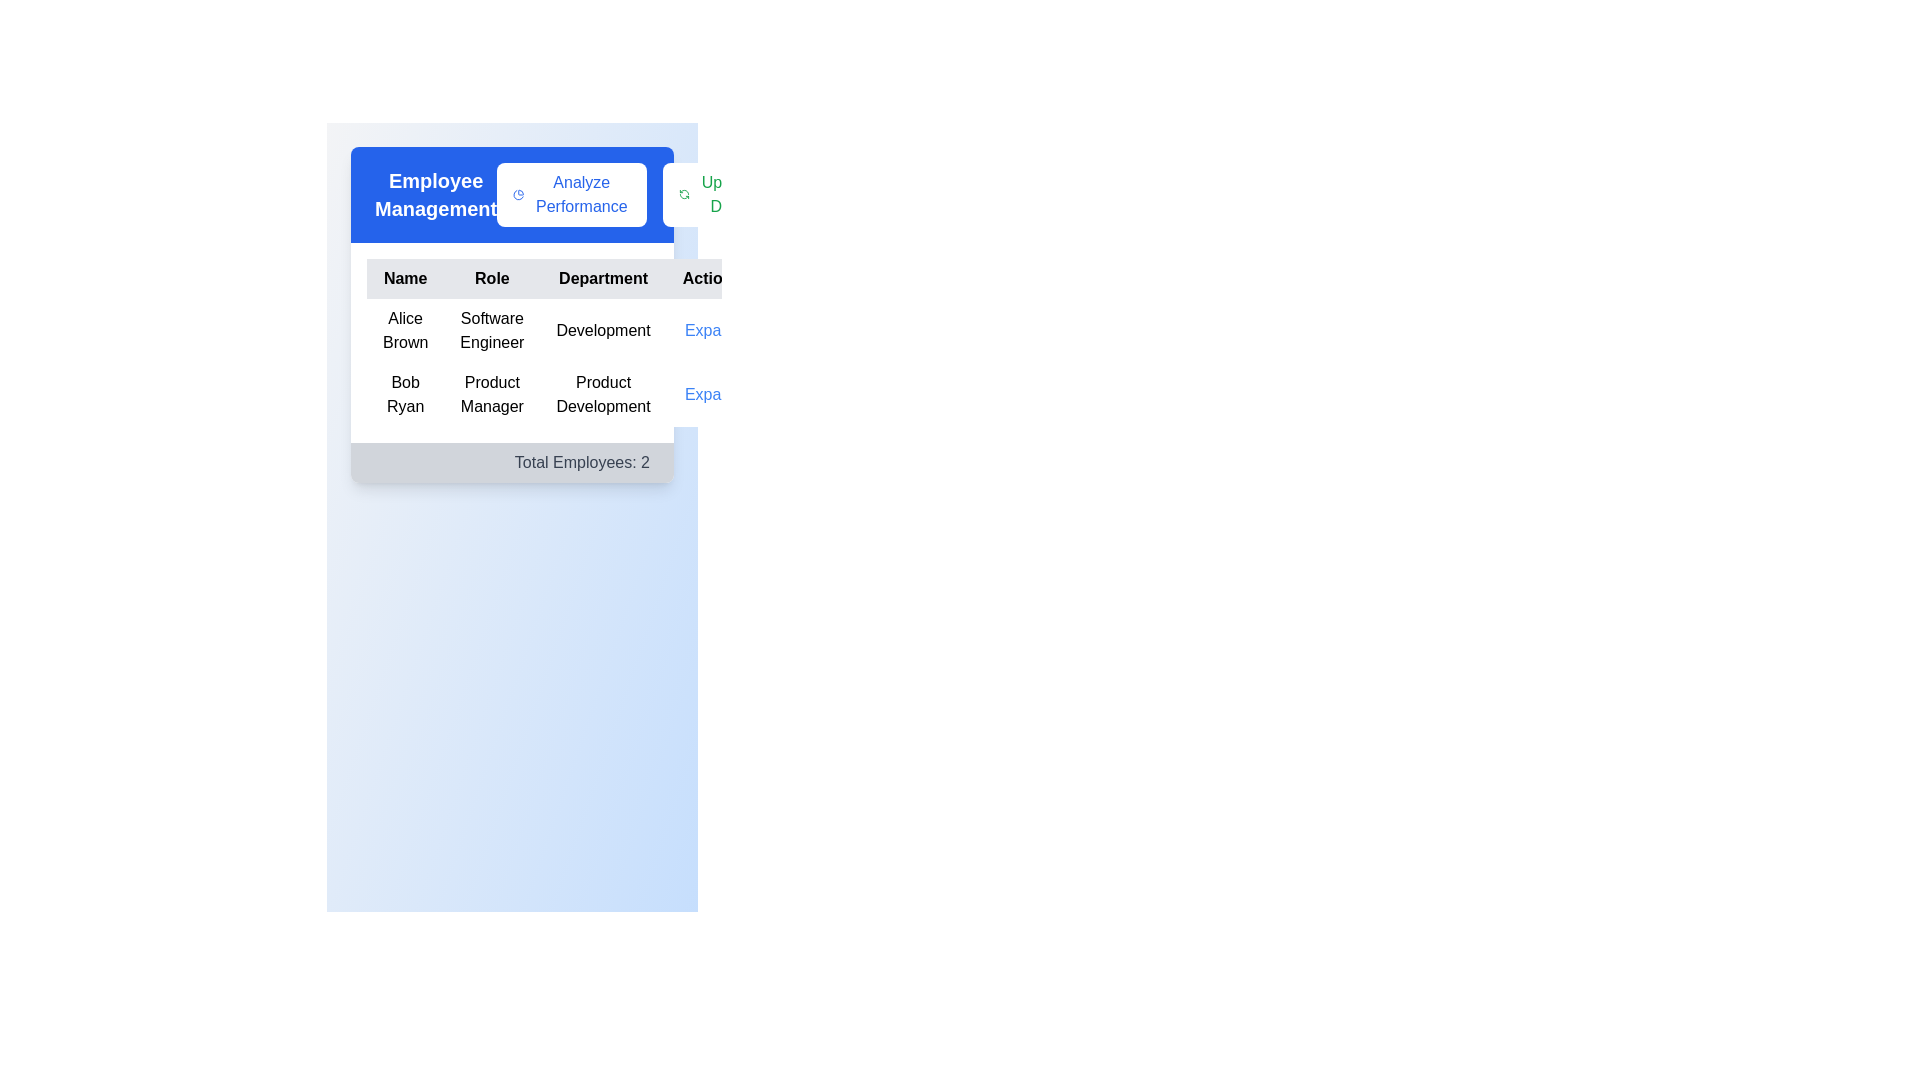  I want to click on the static text label that serves as the column header for employee names, located at the upper-left side of the table, so click(404, 278).